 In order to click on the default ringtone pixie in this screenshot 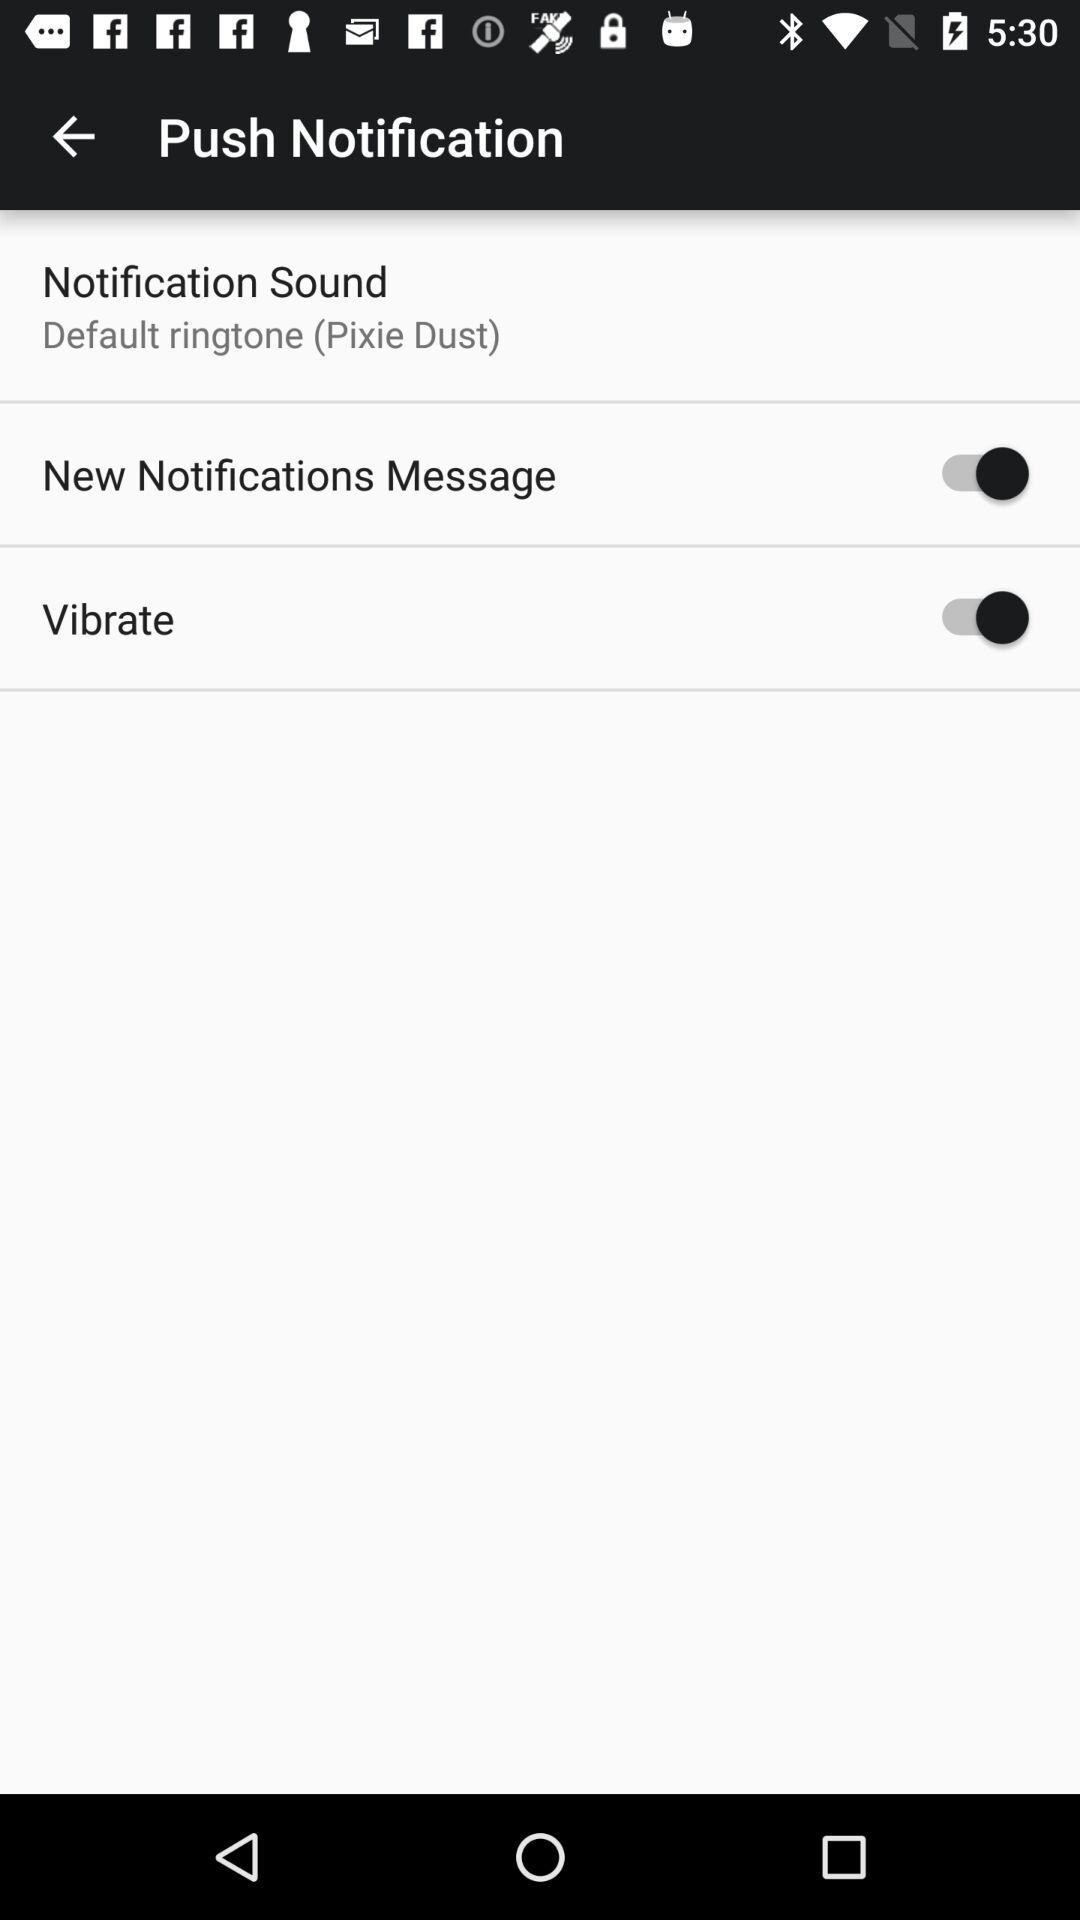, I will do `click(271, 333)`.